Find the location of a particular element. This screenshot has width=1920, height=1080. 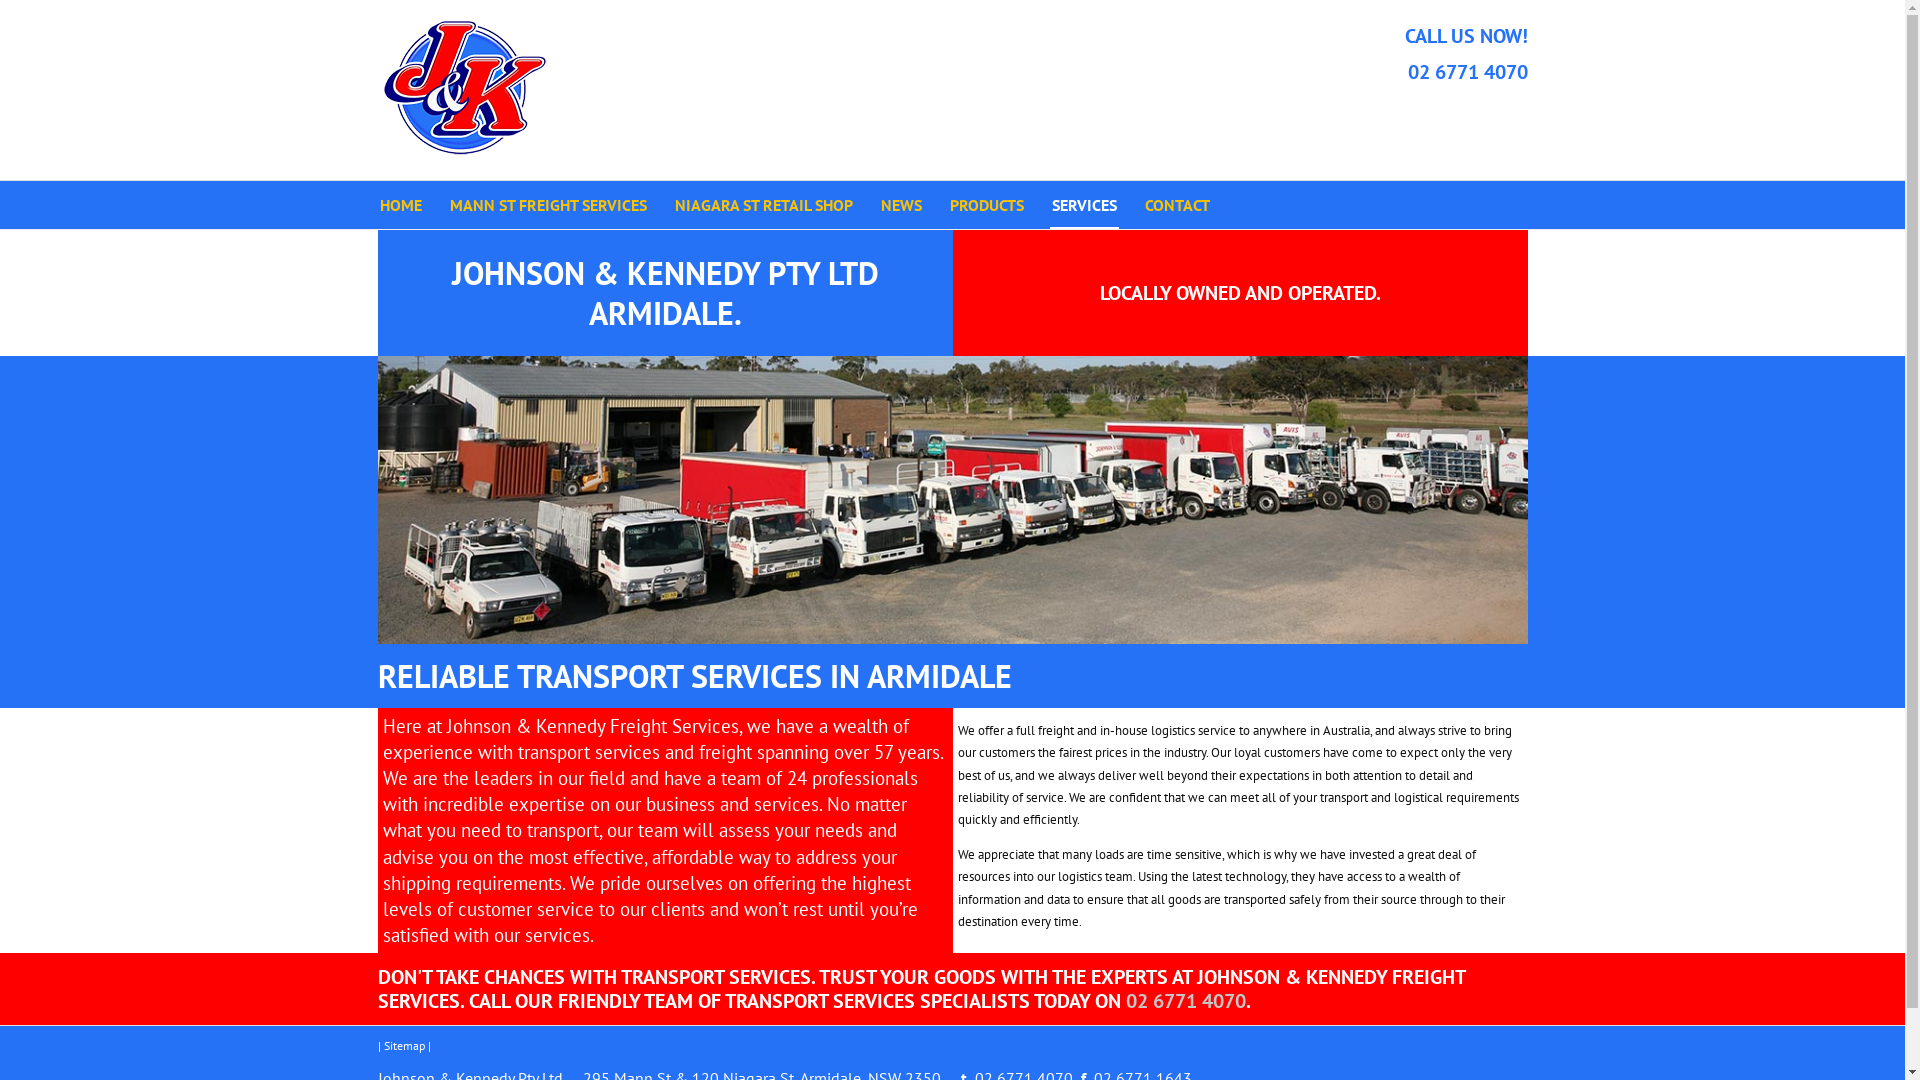

'NEWS' is located at coordinates (899, 204).